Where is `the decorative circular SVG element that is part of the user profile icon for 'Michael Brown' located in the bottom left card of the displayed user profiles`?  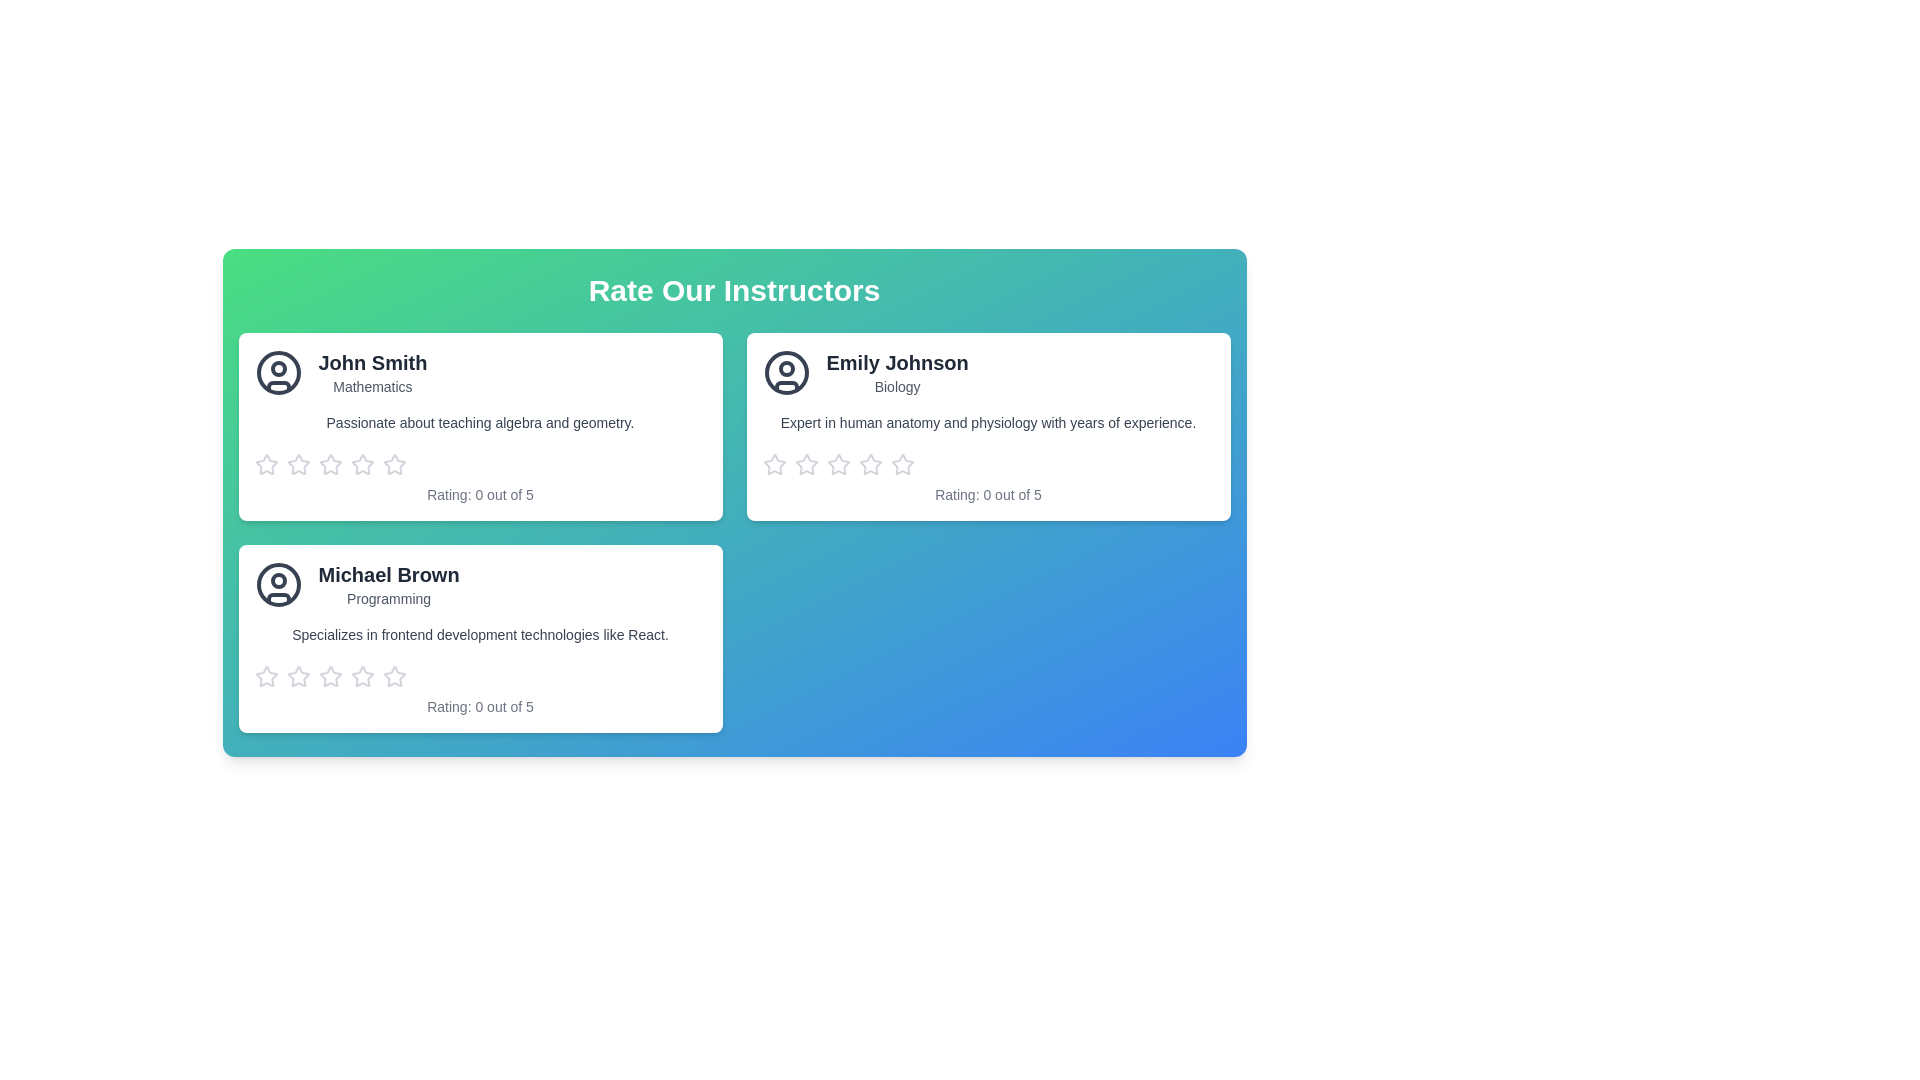
the decorative circular SVG element that is part of the user profile icon for 'Michael Brown' located in the bottom left card of the displayed user profiles is located at coordinates (277, 581).